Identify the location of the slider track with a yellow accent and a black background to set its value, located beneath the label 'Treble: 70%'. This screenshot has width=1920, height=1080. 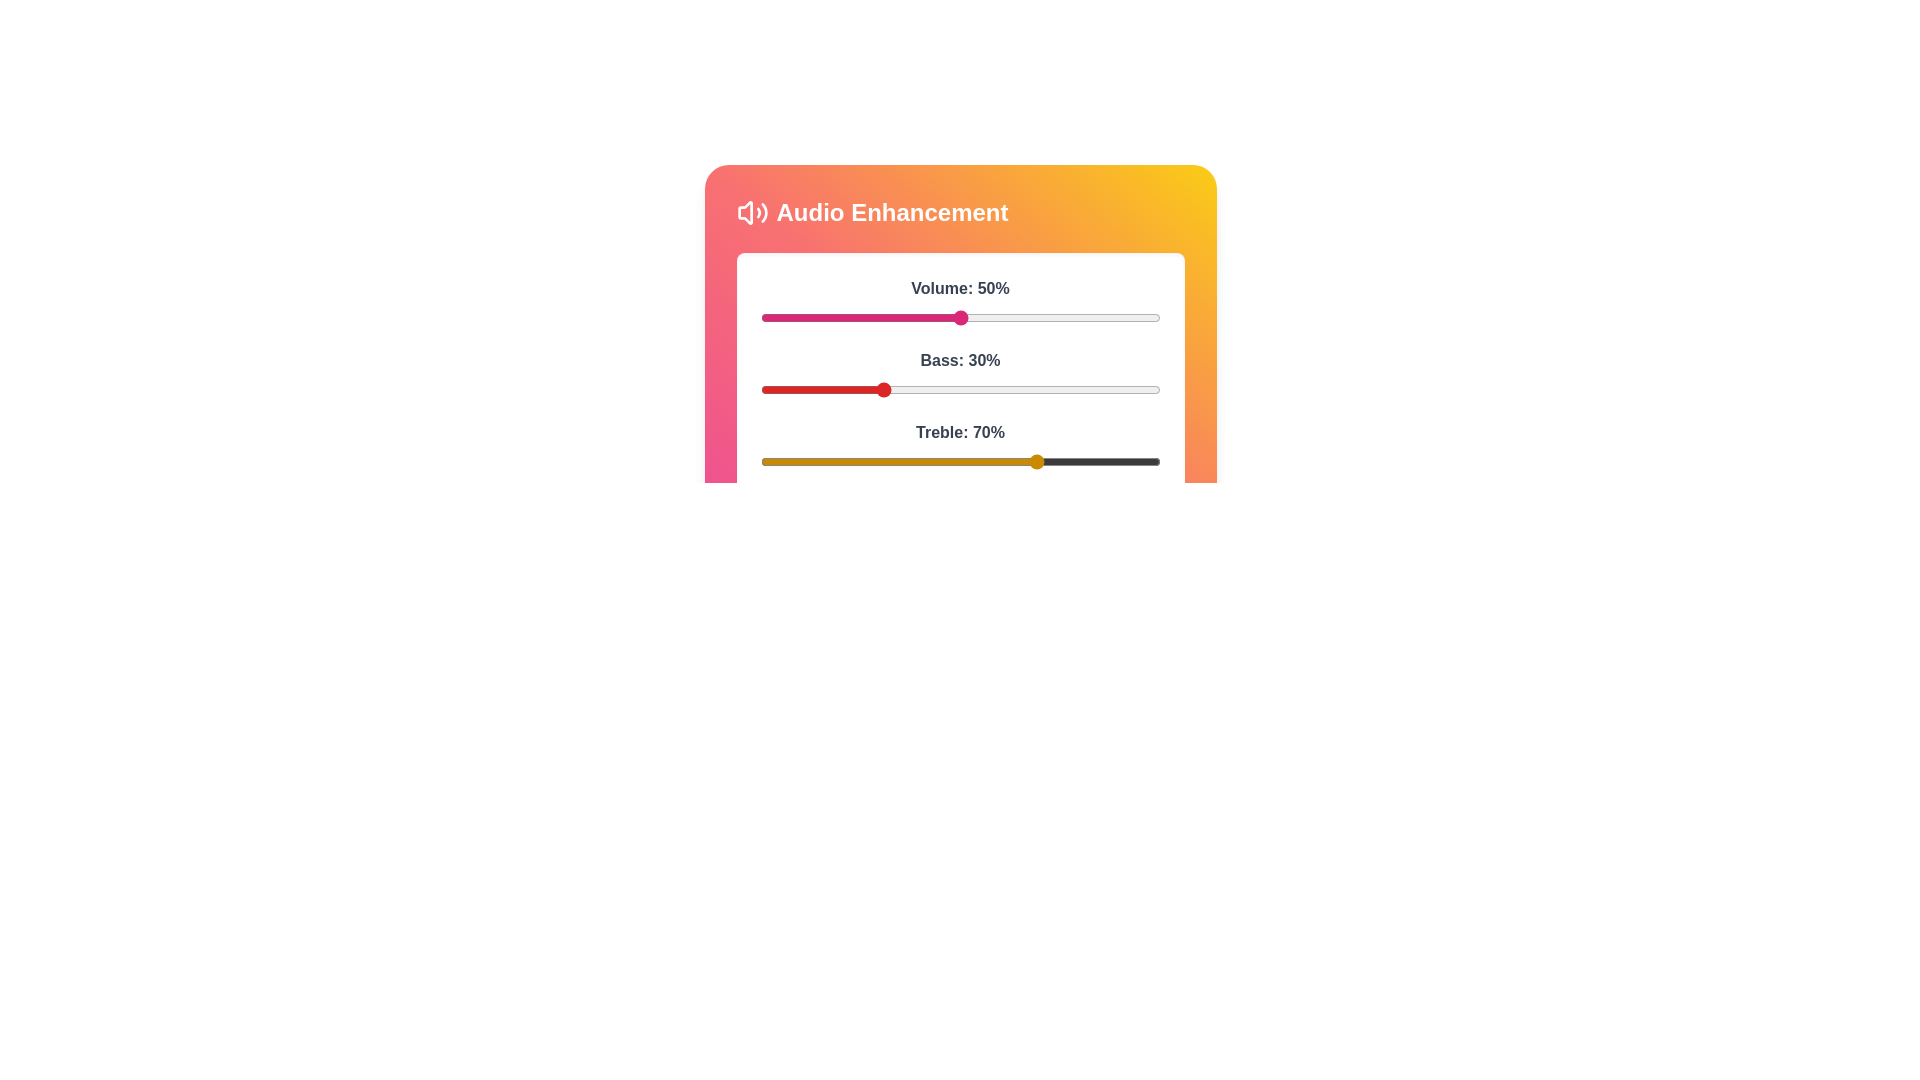
(960, 462).